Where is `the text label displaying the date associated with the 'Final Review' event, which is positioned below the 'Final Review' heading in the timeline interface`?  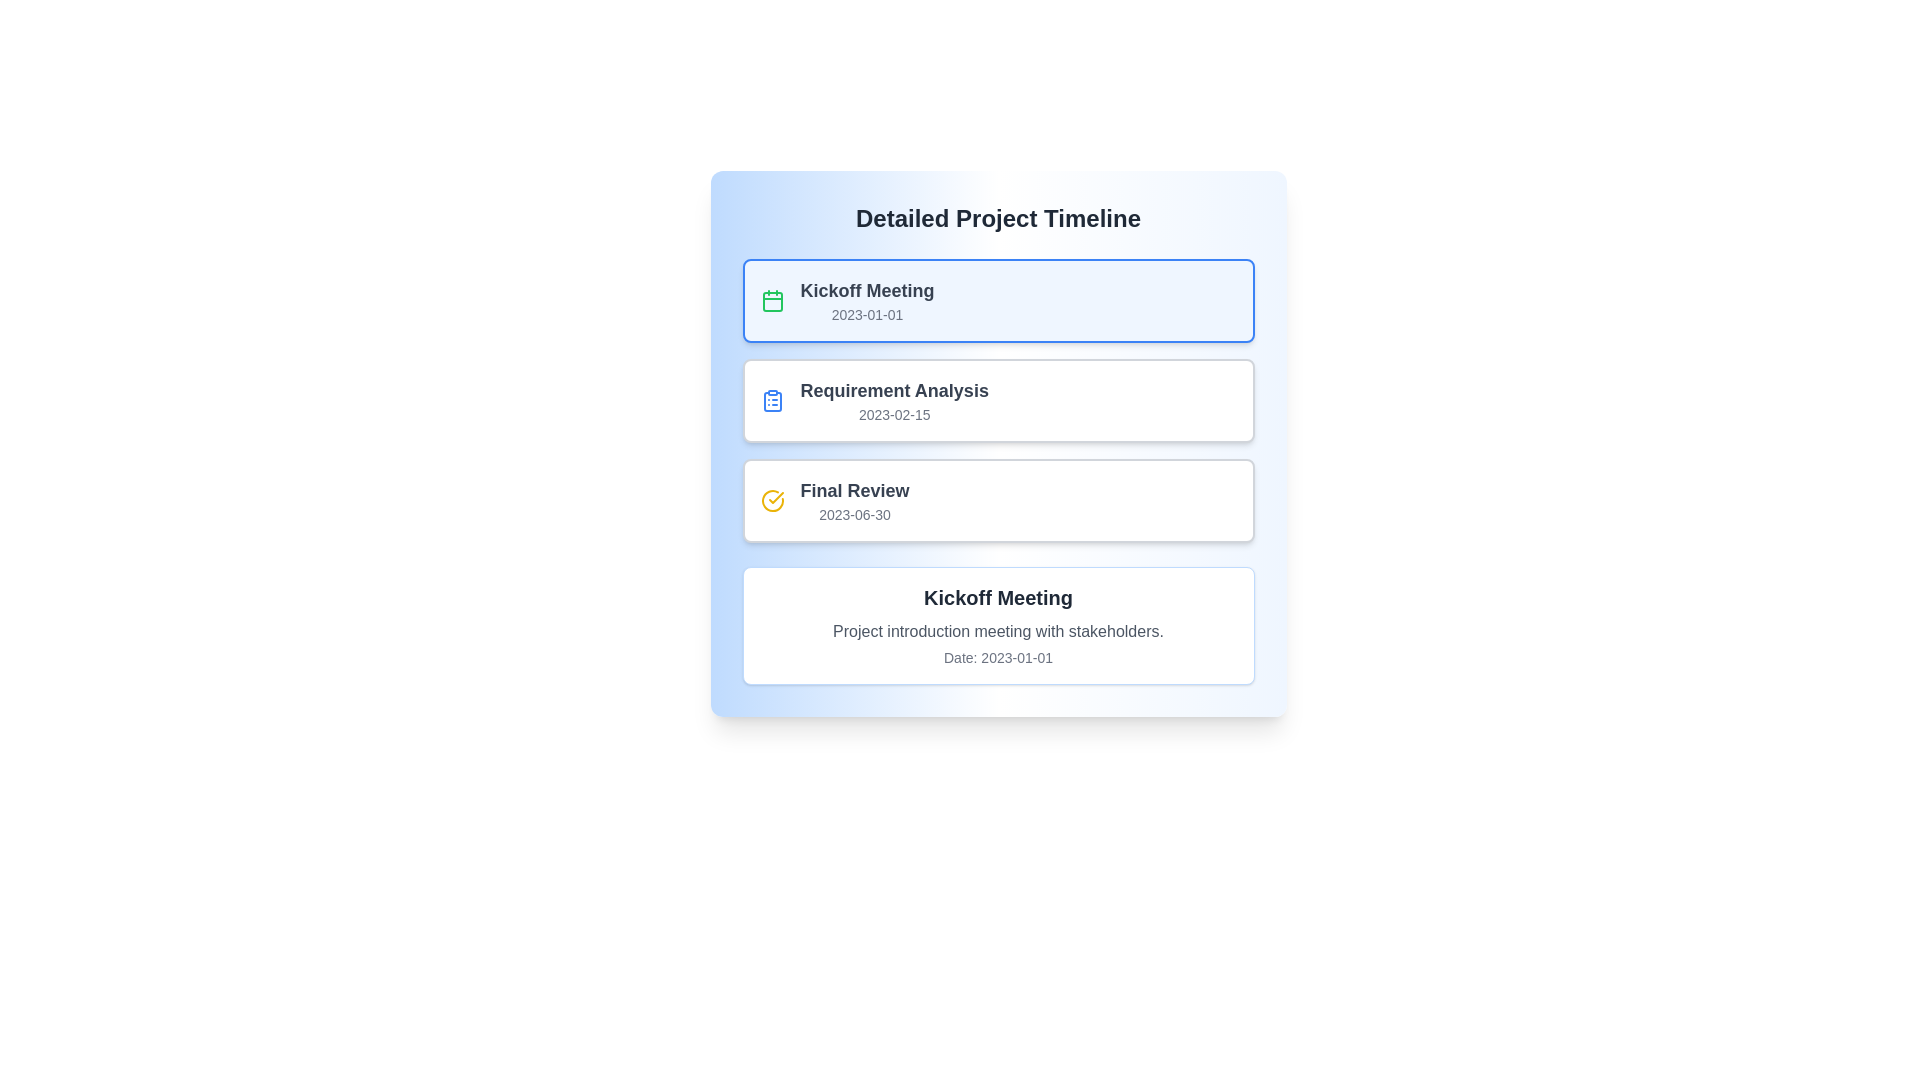
the text label displaying the date associated with the 'Final Review' event, which is positioned below the 'Final Review' heading in the timeline interface is located at coordinates (854, 514).